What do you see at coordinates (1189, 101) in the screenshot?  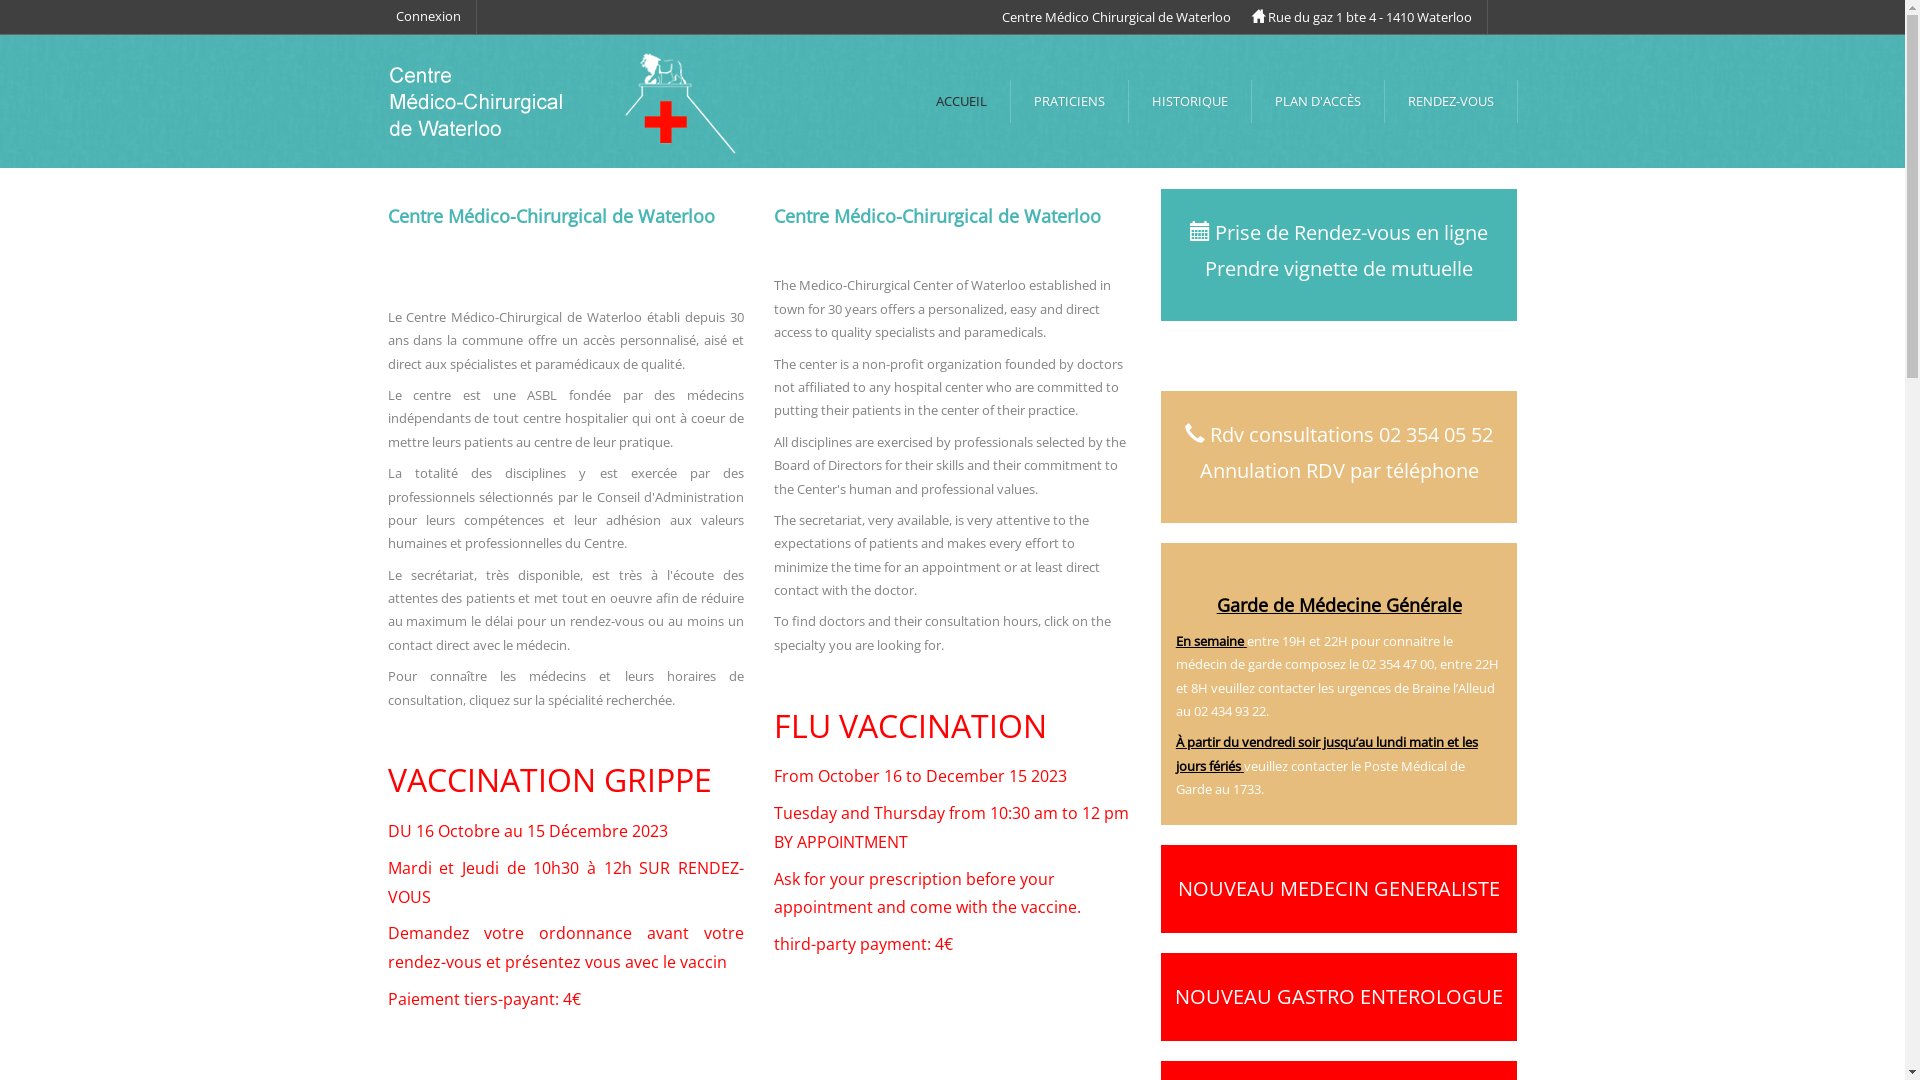 I see `'HISTORIQUE'` at bounding box center [1189, 101].